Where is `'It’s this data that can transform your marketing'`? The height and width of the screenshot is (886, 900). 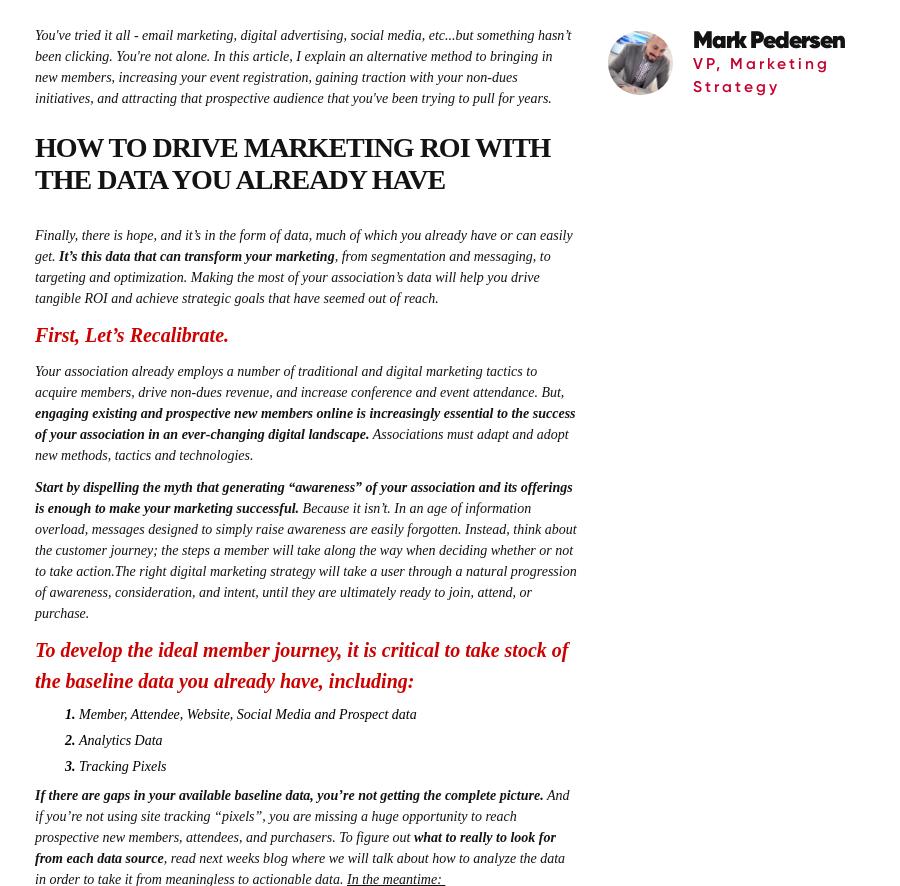 'It’s this data that can transform your marketing' is located at coordinates (196, 254).